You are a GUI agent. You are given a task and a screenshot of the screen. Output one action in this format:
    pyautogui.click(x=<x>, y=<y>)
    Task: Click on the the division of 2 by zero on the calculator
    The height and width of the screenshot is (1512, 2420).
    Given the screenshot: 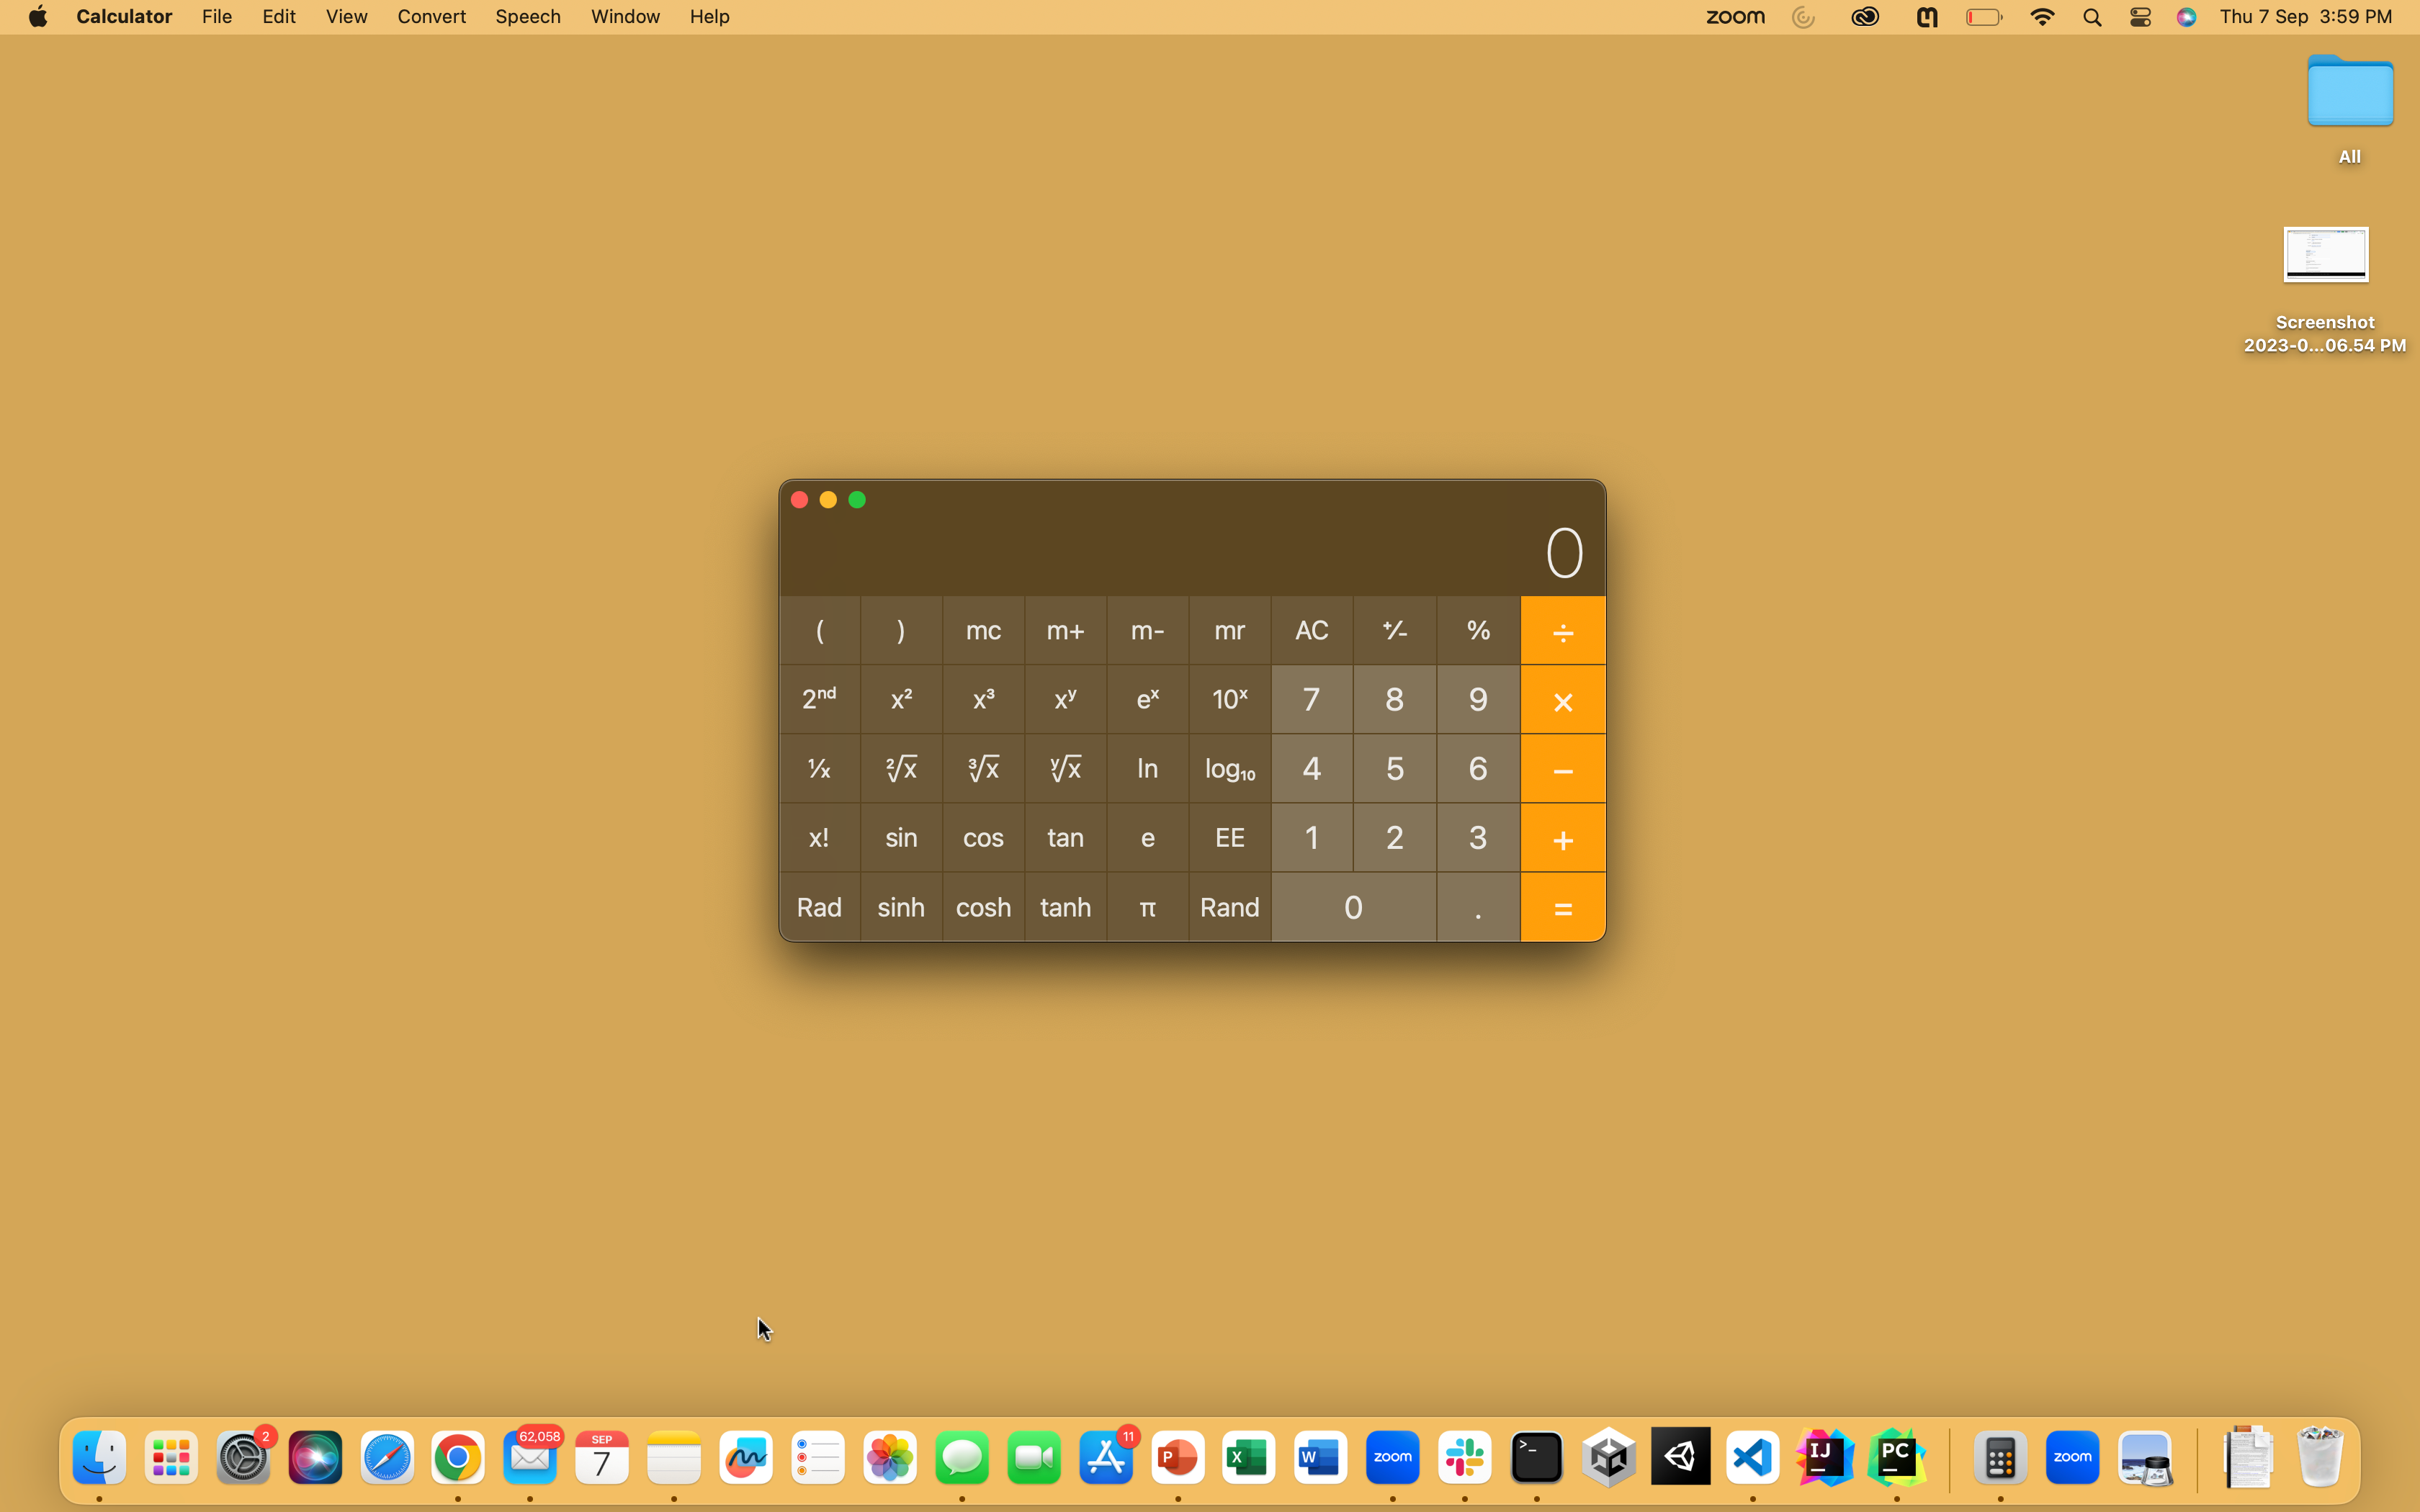 What is the action you would take?
    pyautogui.click(x=1394, y=834)
    